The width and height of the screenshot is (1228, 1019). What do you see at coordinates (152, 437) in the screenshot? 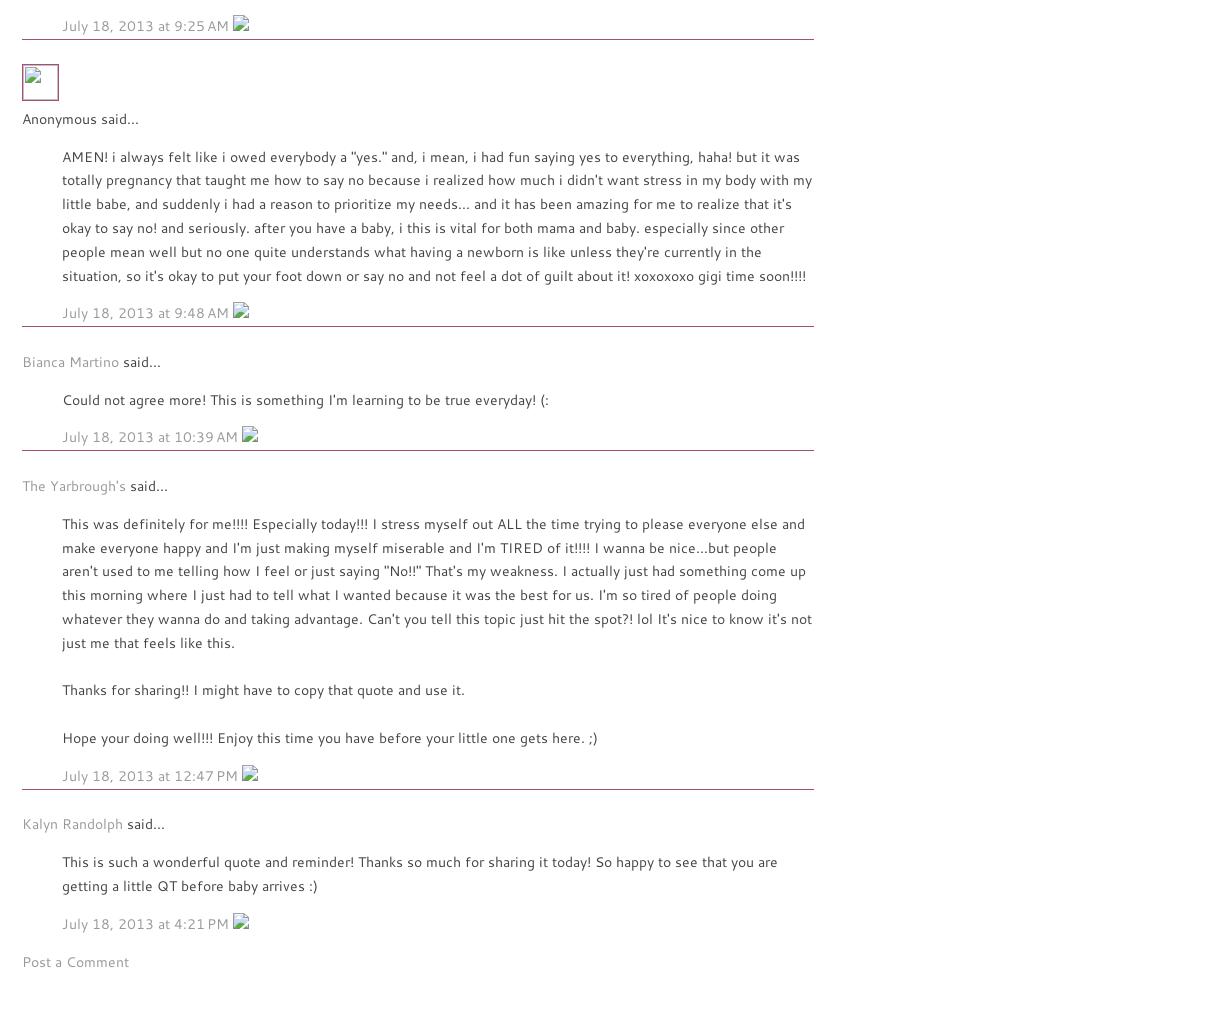
I see `'July 18, 2013 at 10:39 AM'` at bounding box center [152, 437].